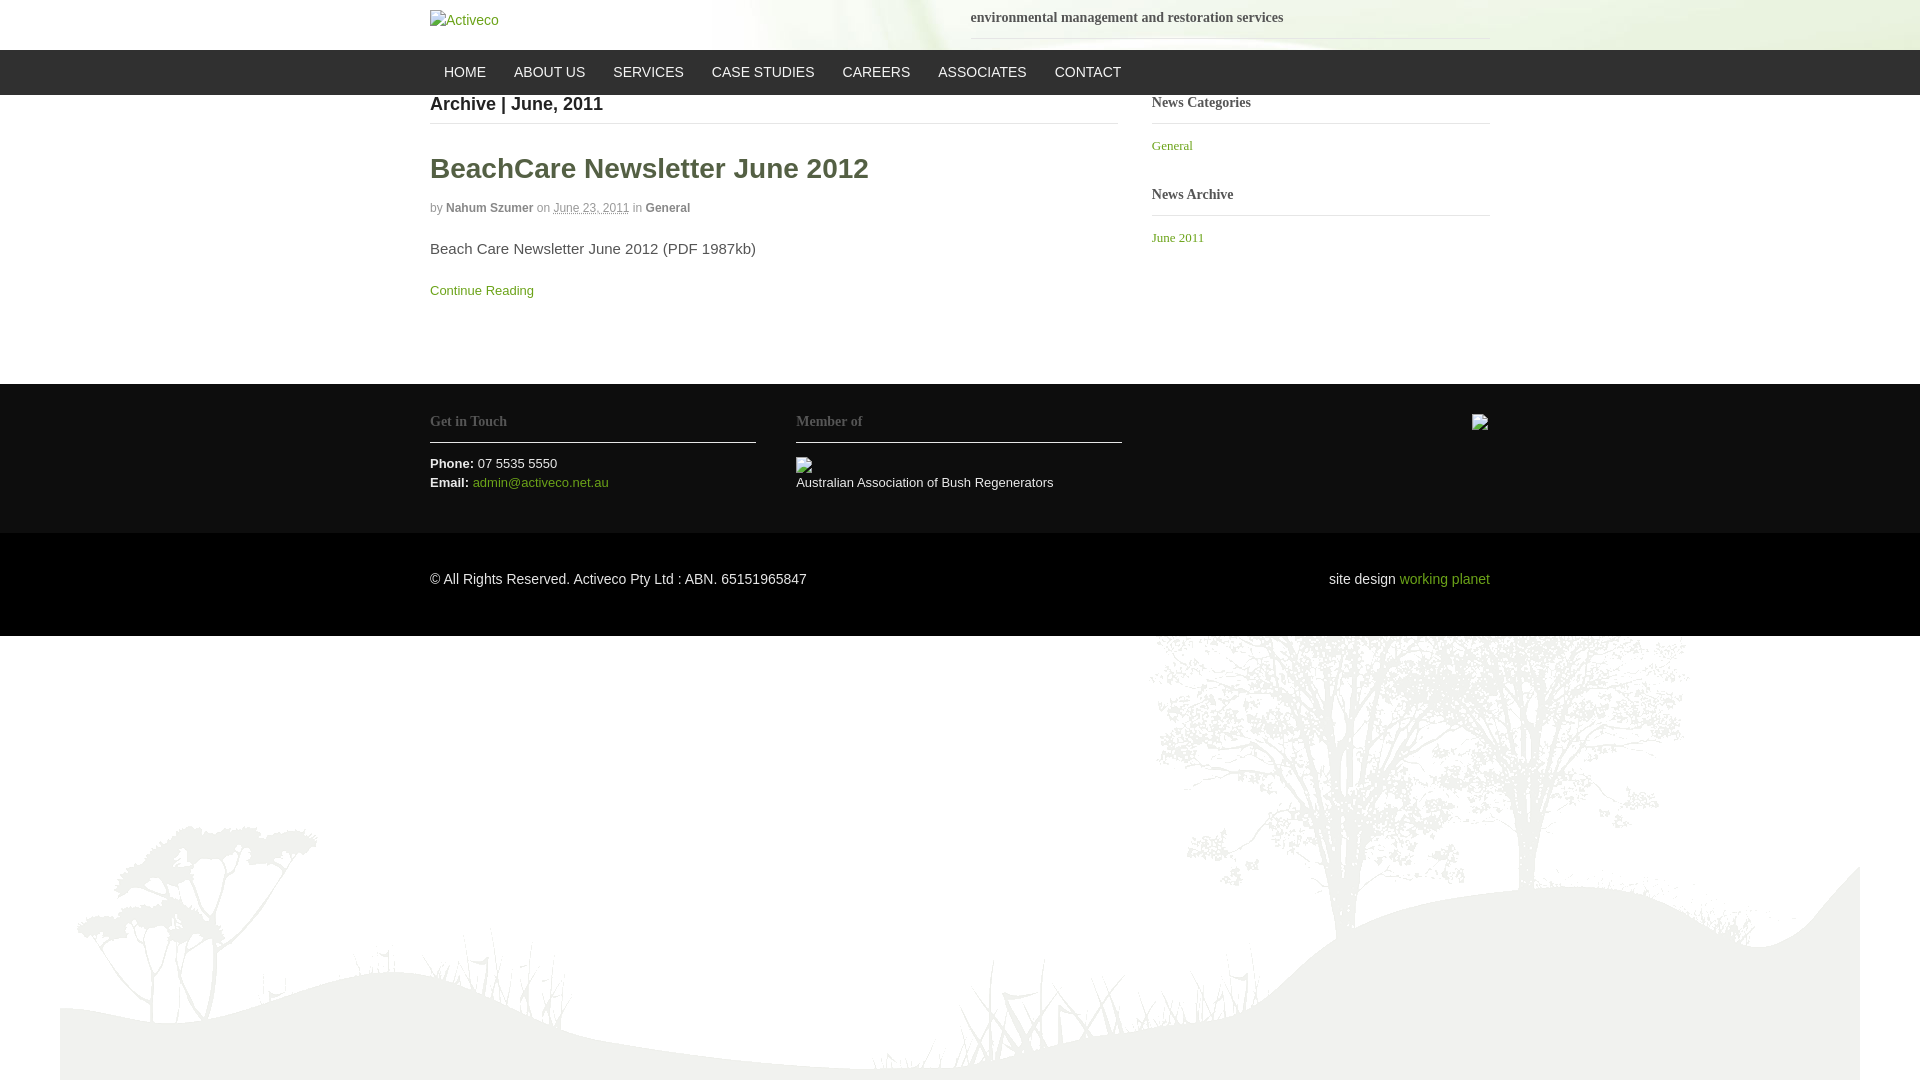 The width and height of the screenshot is (1920, 1080). What do you see at coordinates (649, 167) in the screenshot?
I see `'BeachCare Newsletter June 2012'` at bounding box center [649, 167].